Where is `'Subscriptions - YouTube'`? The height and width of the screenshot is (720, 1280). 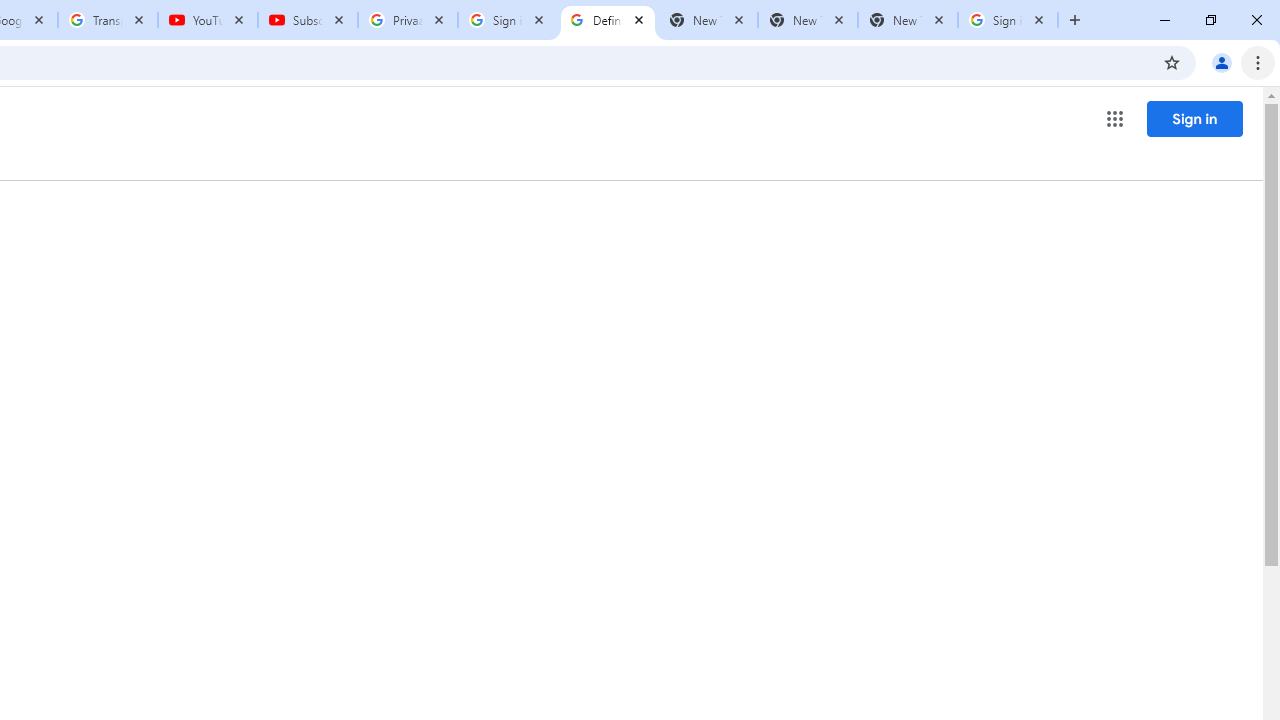 'Subscriptions - YouTube' is located at coordinates (307, 20).